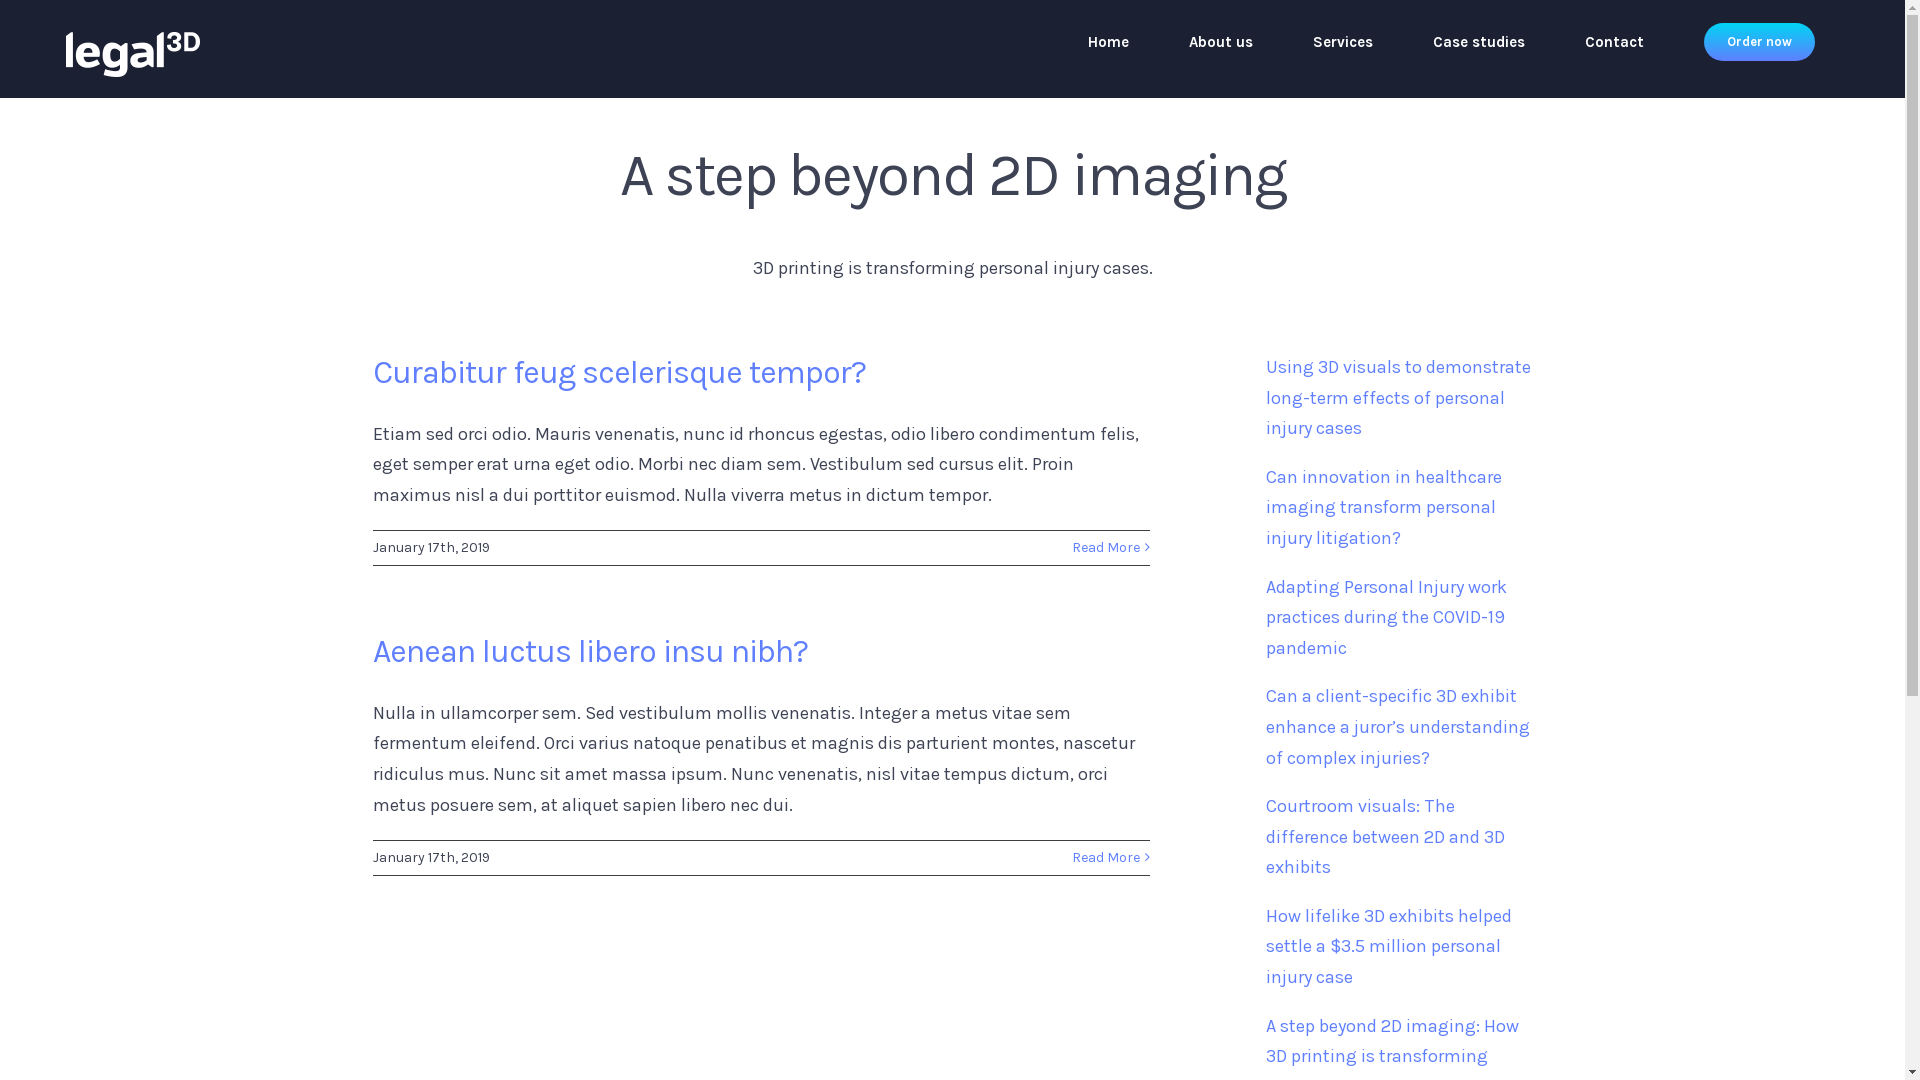 This screenshot has height=1080, width=1920. I want to click on 'Order now', so click(1758, 42).